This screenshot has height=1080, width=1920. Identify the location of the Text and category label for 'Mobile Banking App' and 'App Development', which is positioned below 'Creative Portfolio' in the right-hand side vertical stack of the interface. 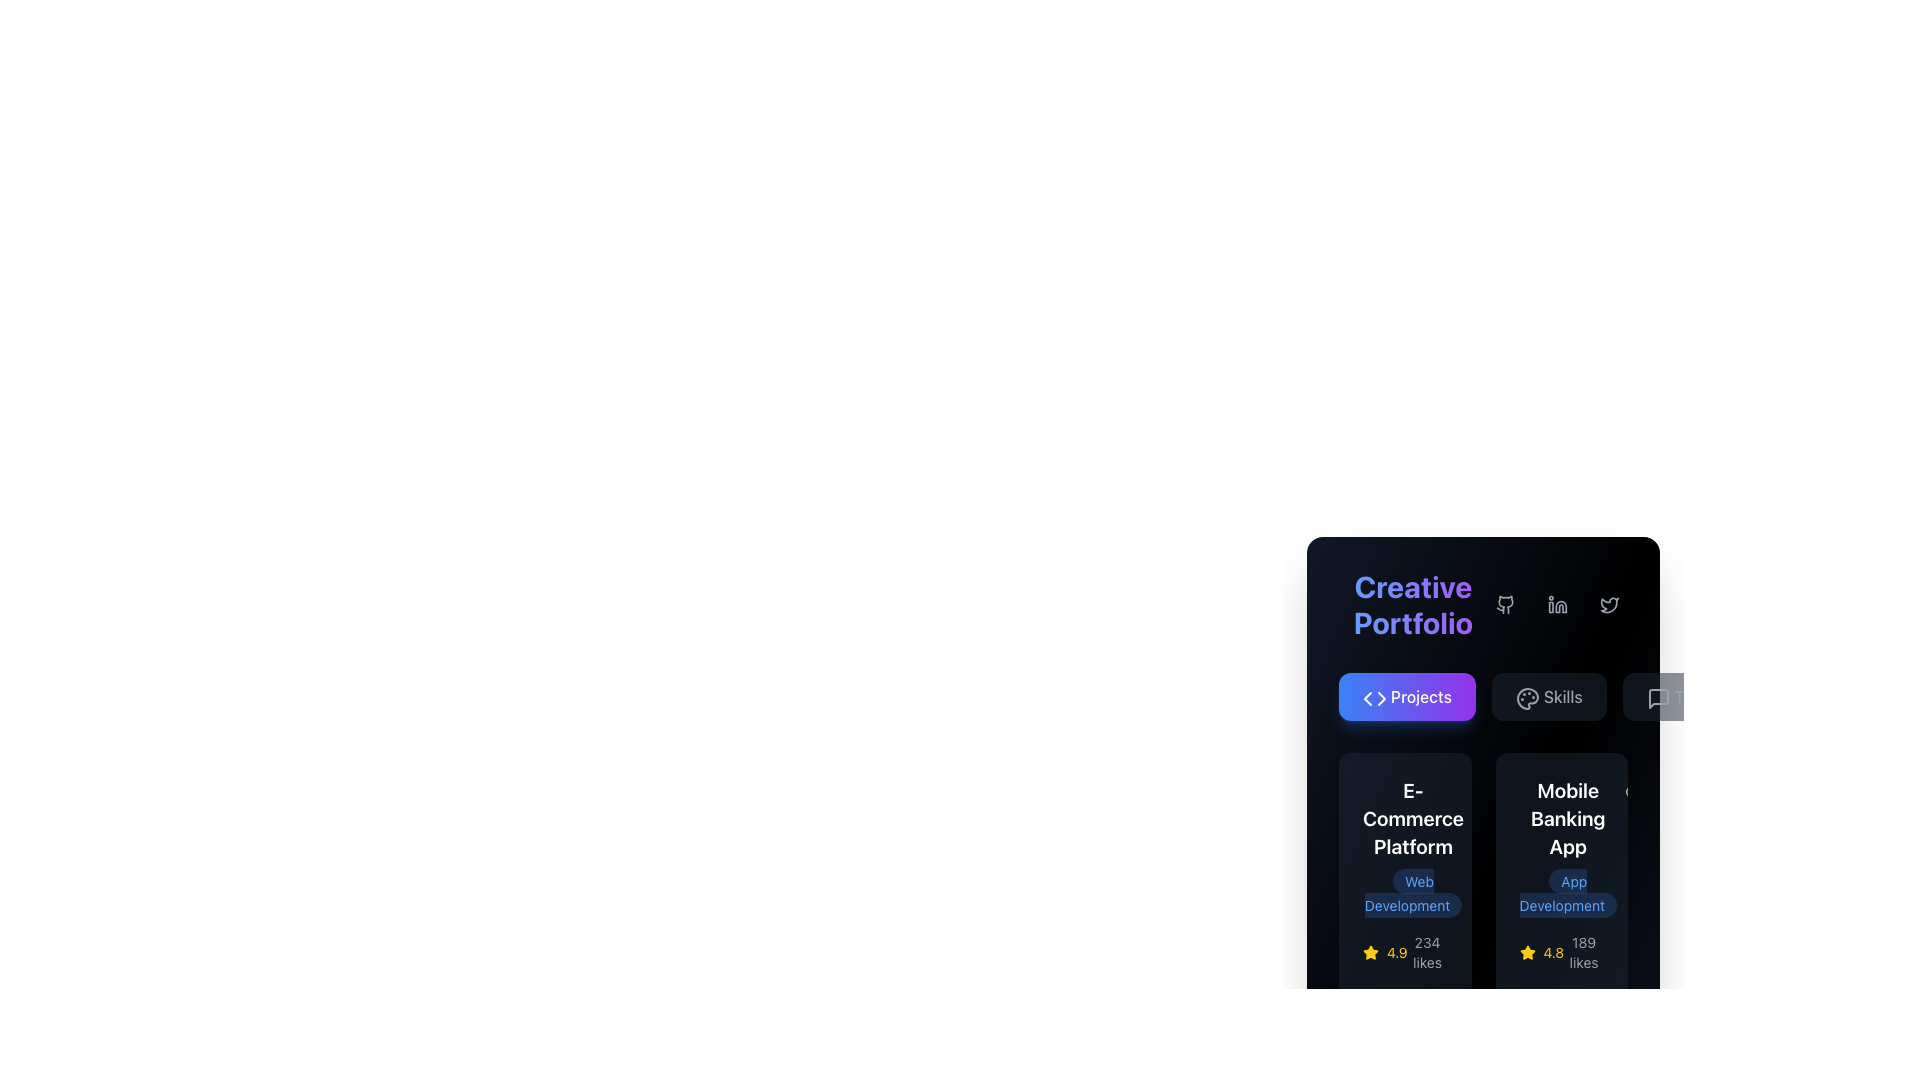
(1567, 847).